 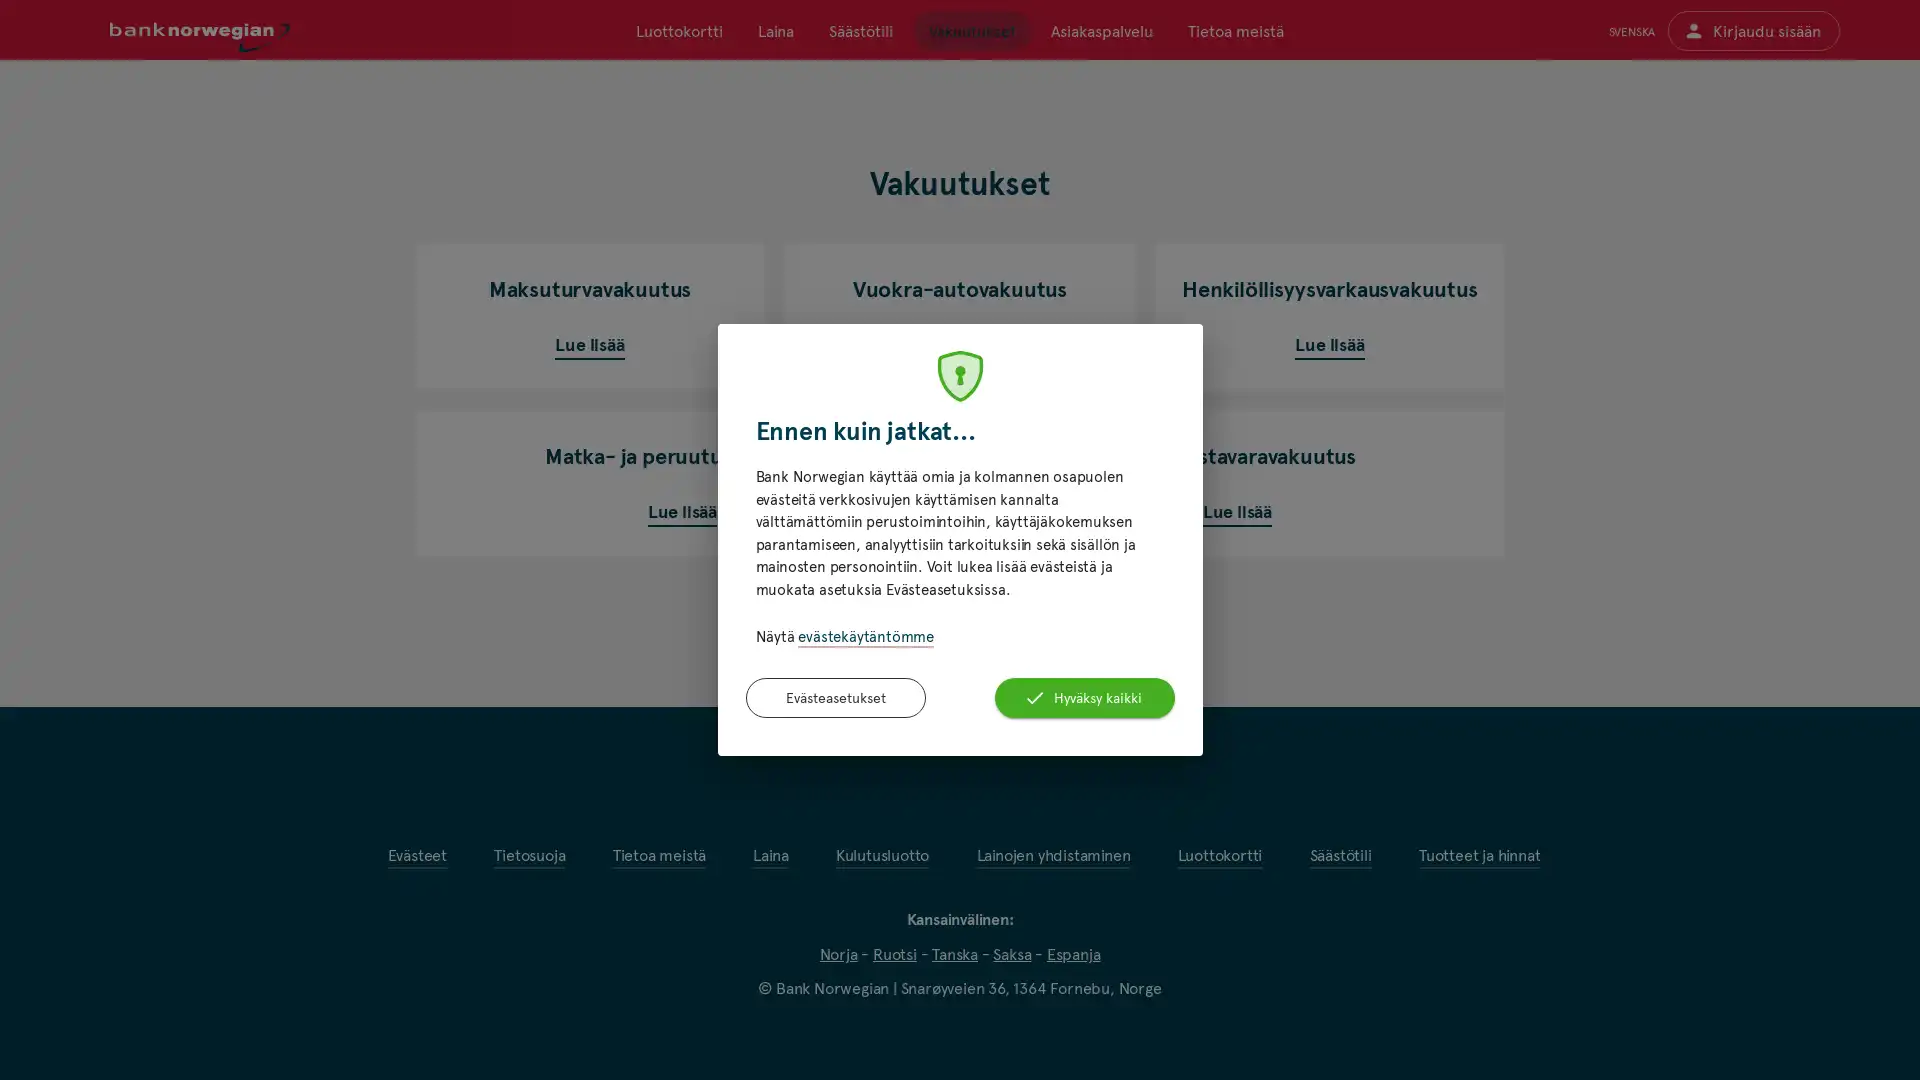 What do you see at coordinates (860, 30) in the screenshot?
I see `Saastotili` at bounding box center [860, 30].